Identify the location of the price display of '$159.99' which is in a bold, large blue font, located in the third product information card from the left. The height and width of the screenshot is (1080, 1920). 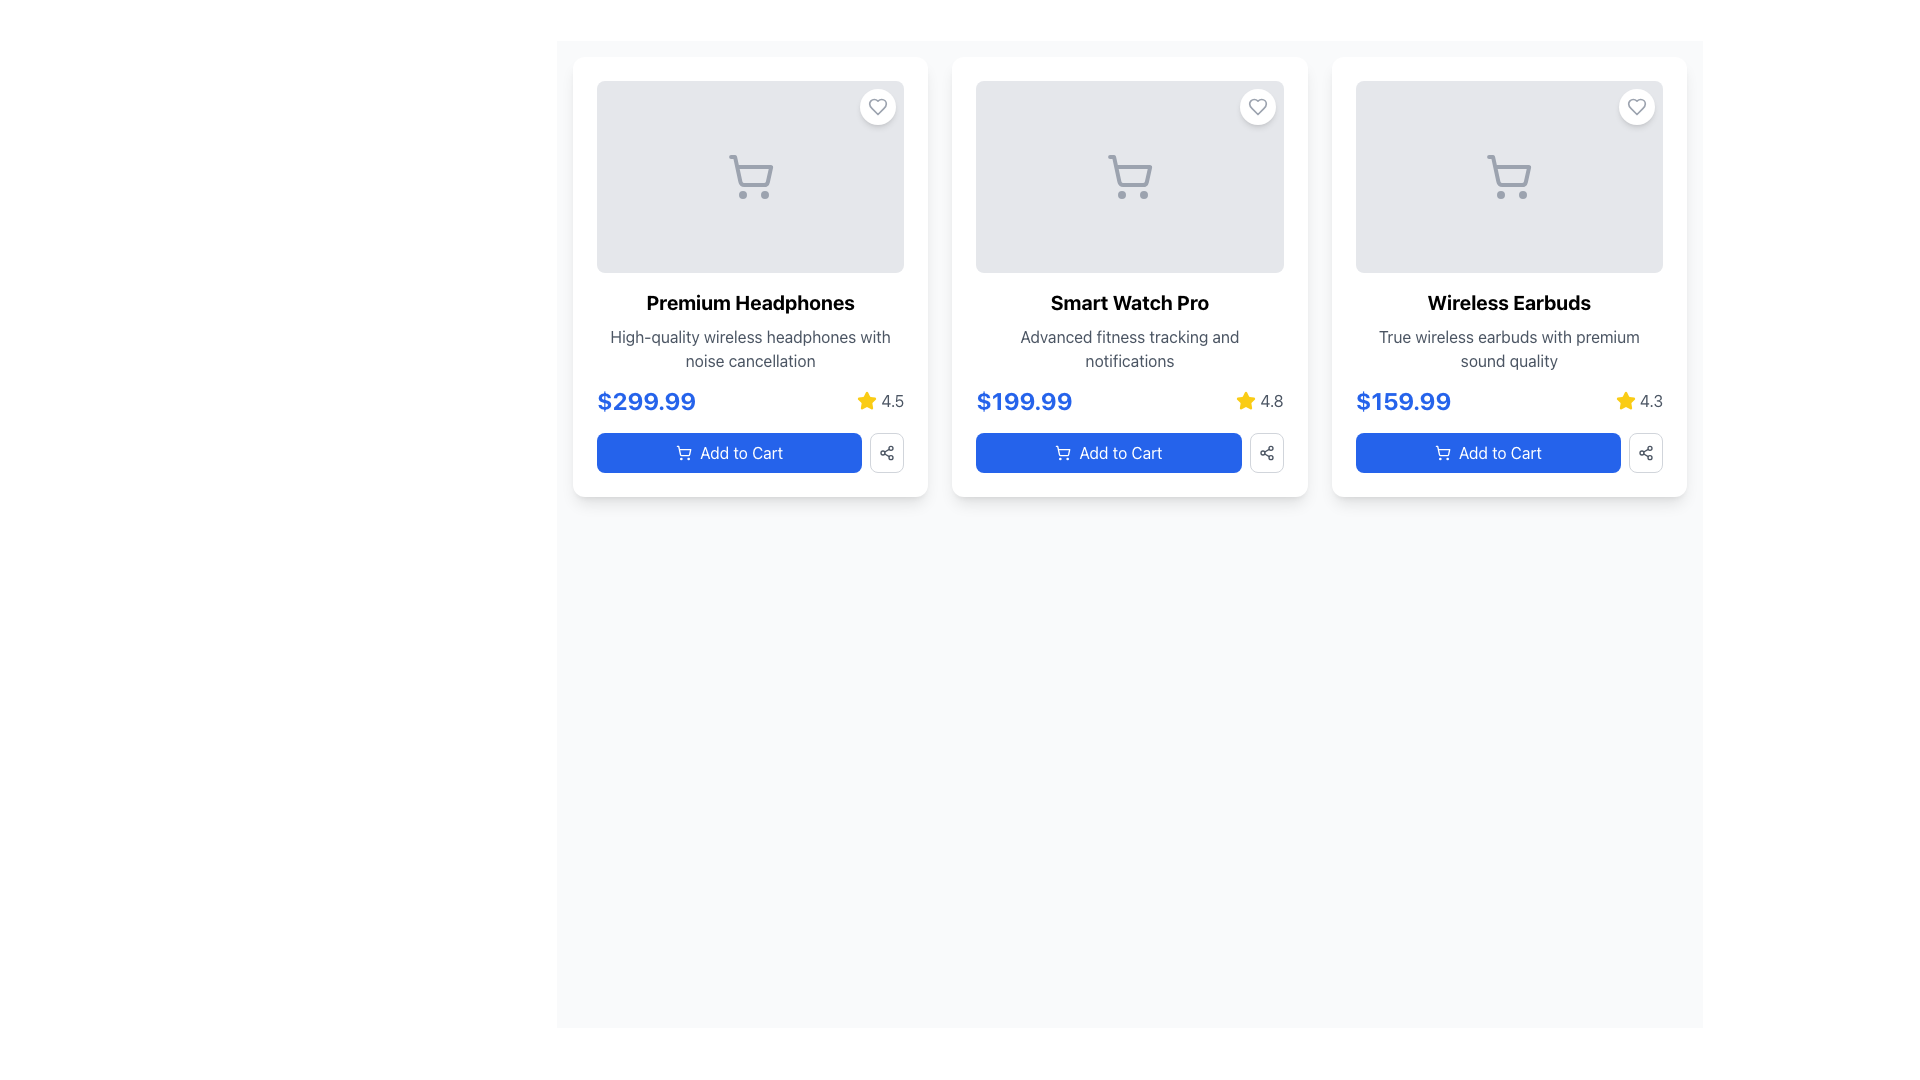
(1402, 401).